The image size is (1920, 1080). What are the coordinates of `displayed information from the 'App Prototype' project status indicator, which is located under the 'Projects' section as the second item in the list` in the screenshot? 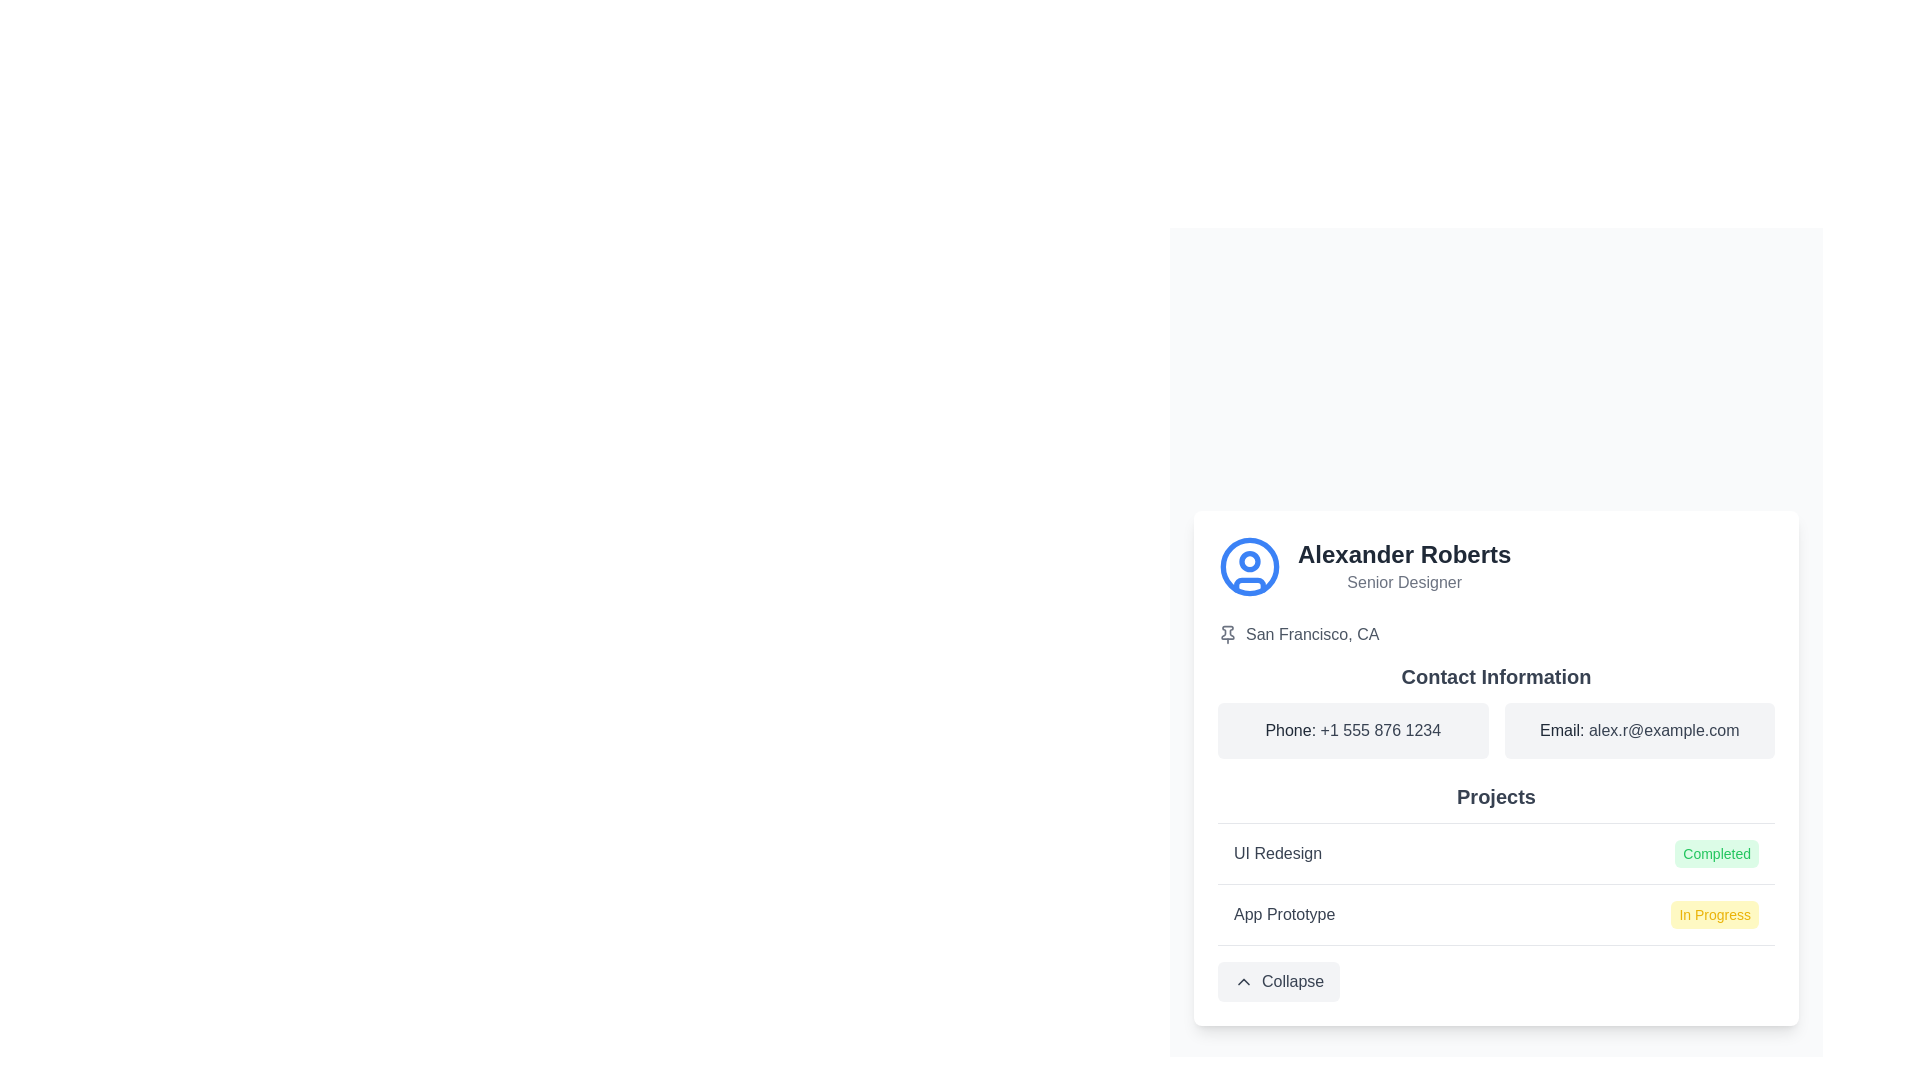 It's located at (1496, 914).